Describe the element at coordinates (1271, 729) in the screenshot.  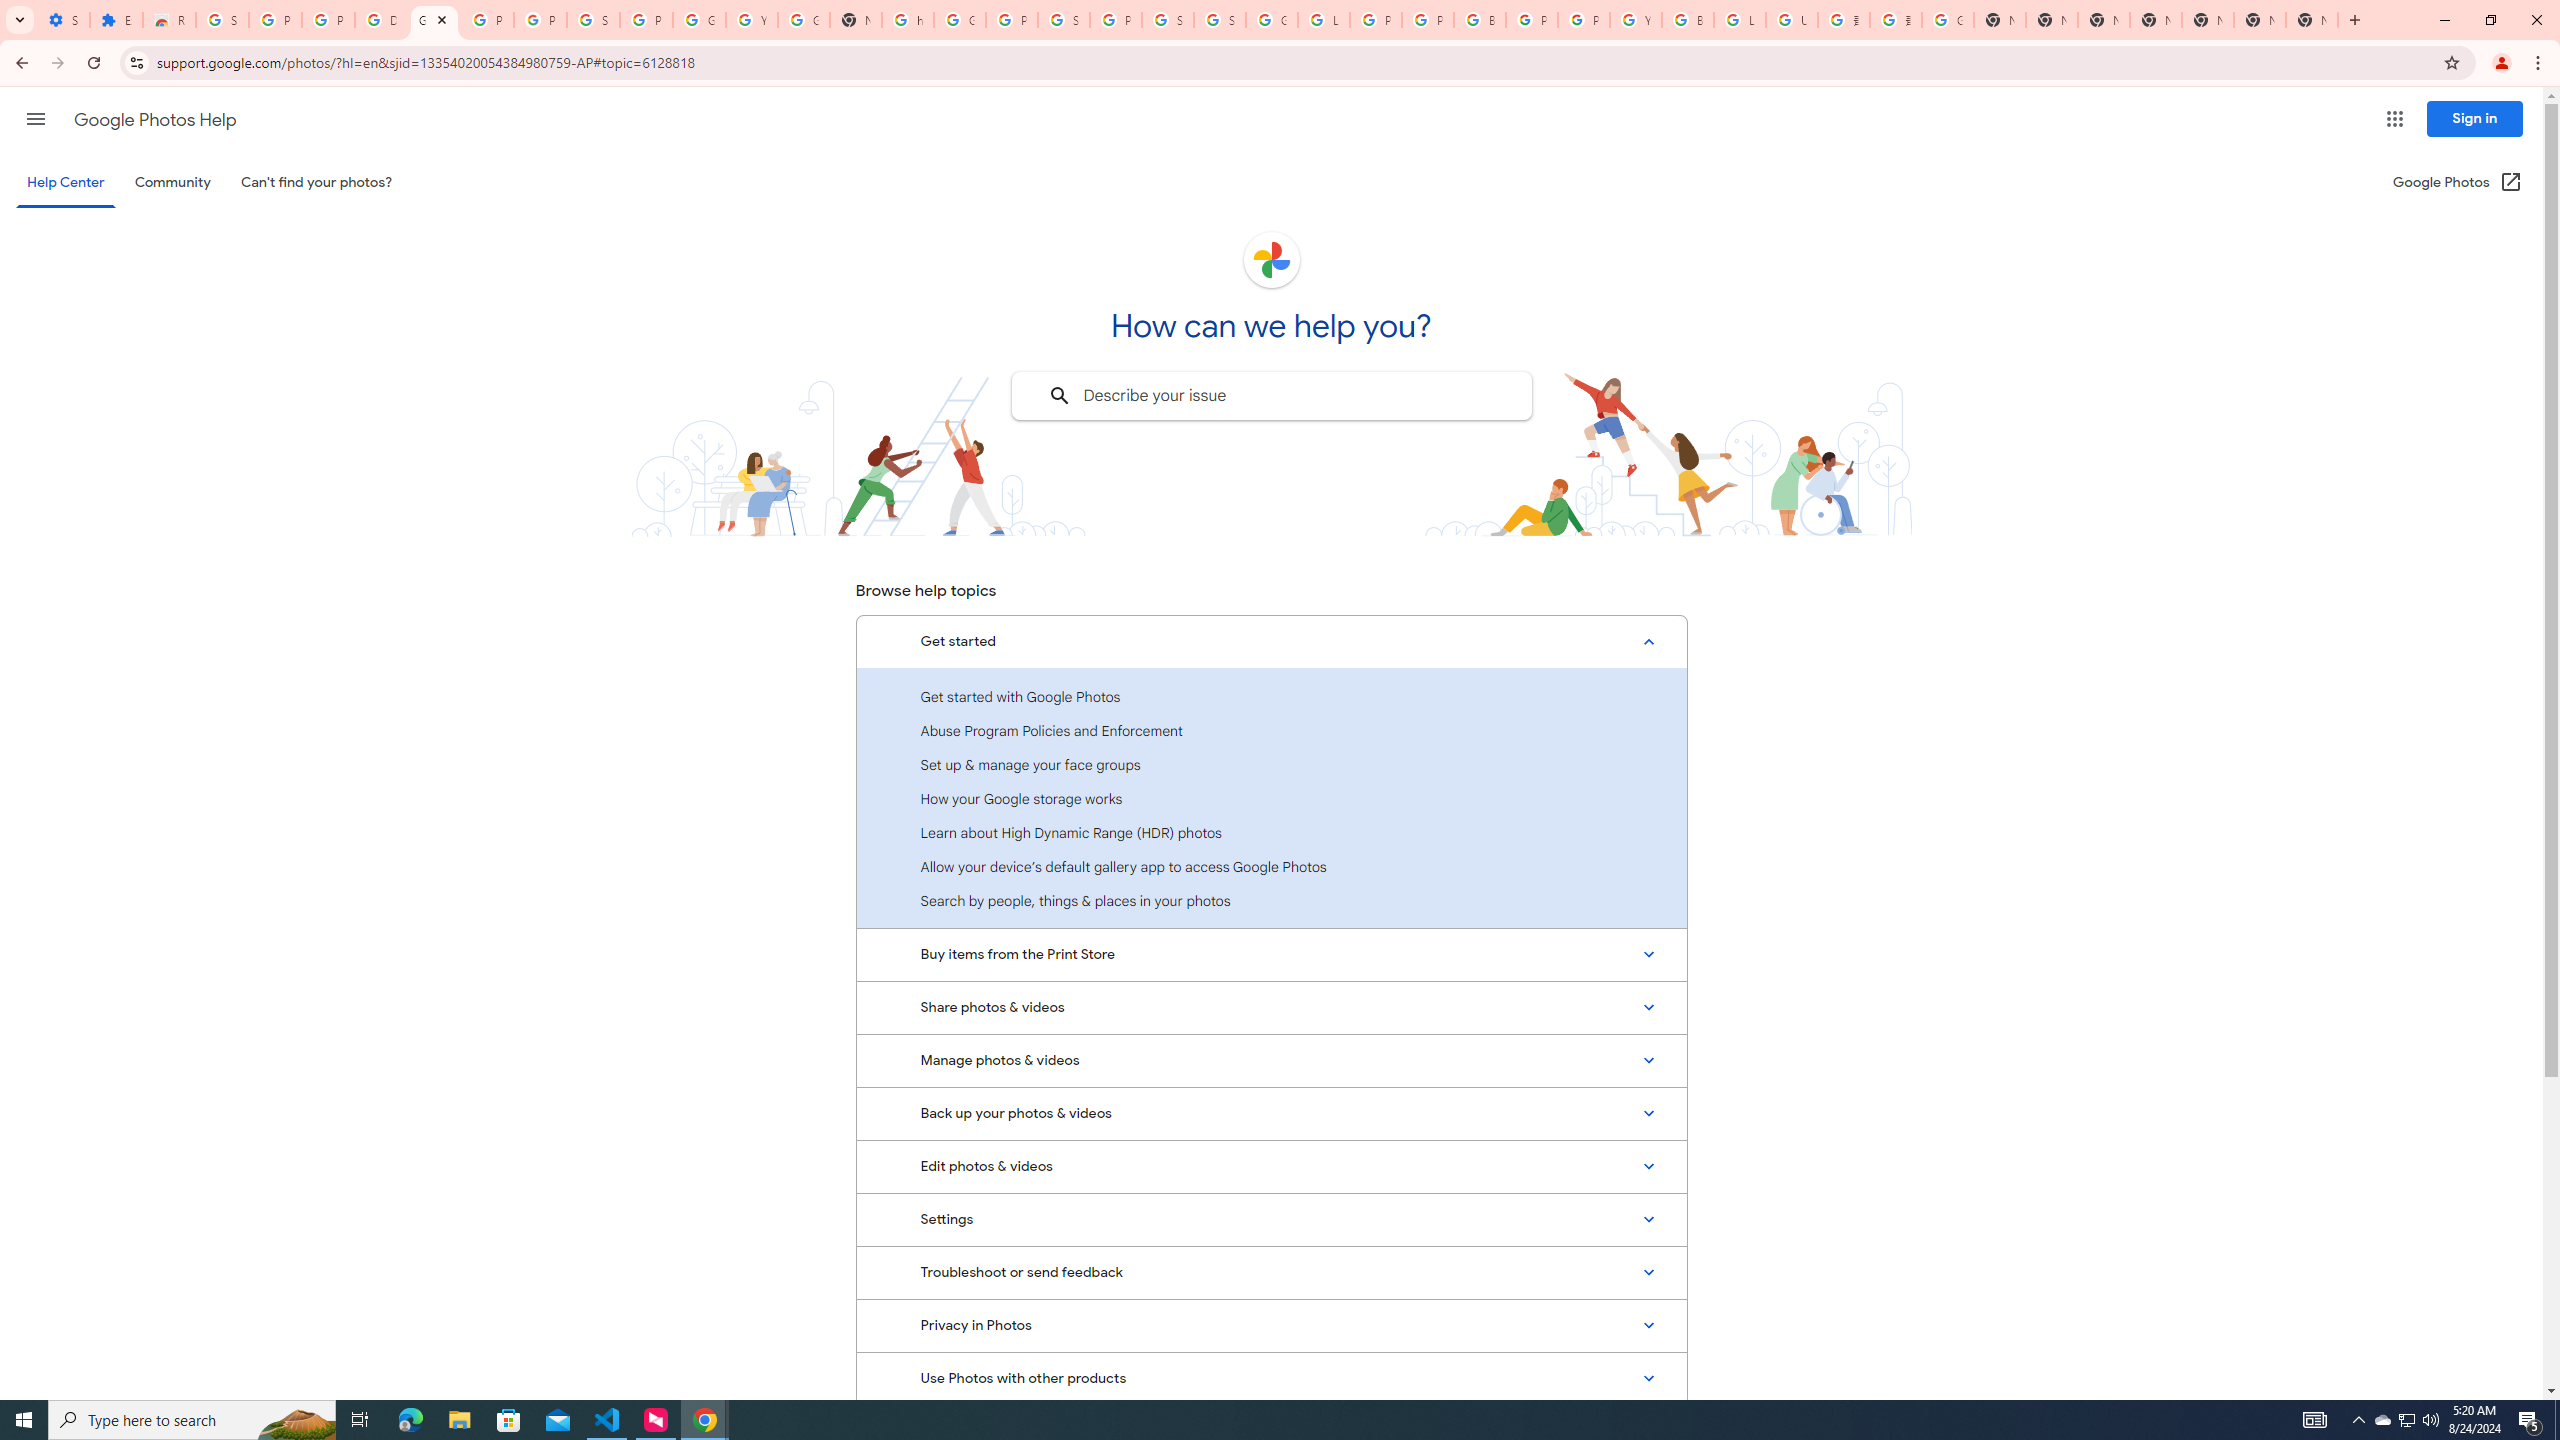
I see `'Abuse Program Policies and Enforcement'` at that location.